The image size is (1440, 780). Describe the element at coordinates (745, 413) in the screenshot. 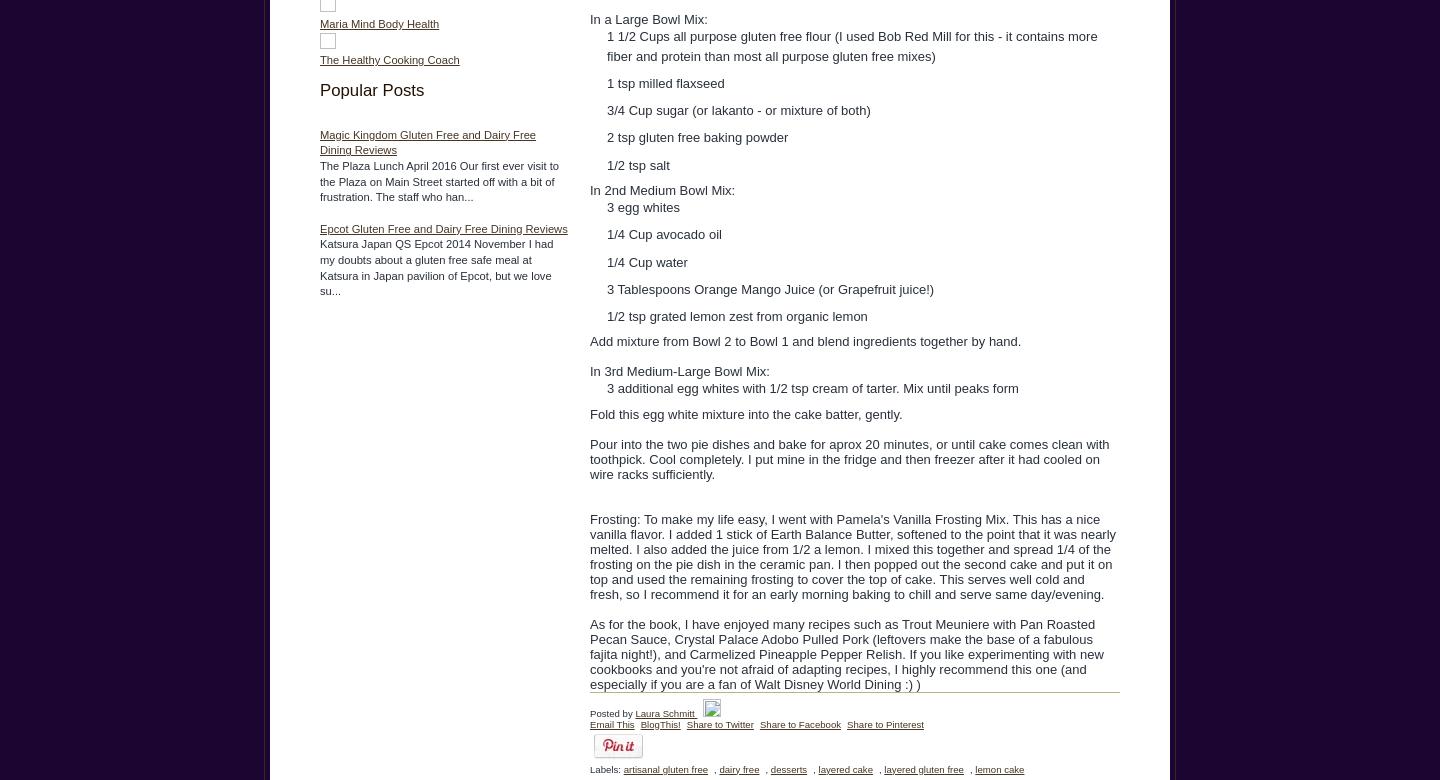

I see `'Fold this egg white mixture into the cake batter, gently.'` at that location.